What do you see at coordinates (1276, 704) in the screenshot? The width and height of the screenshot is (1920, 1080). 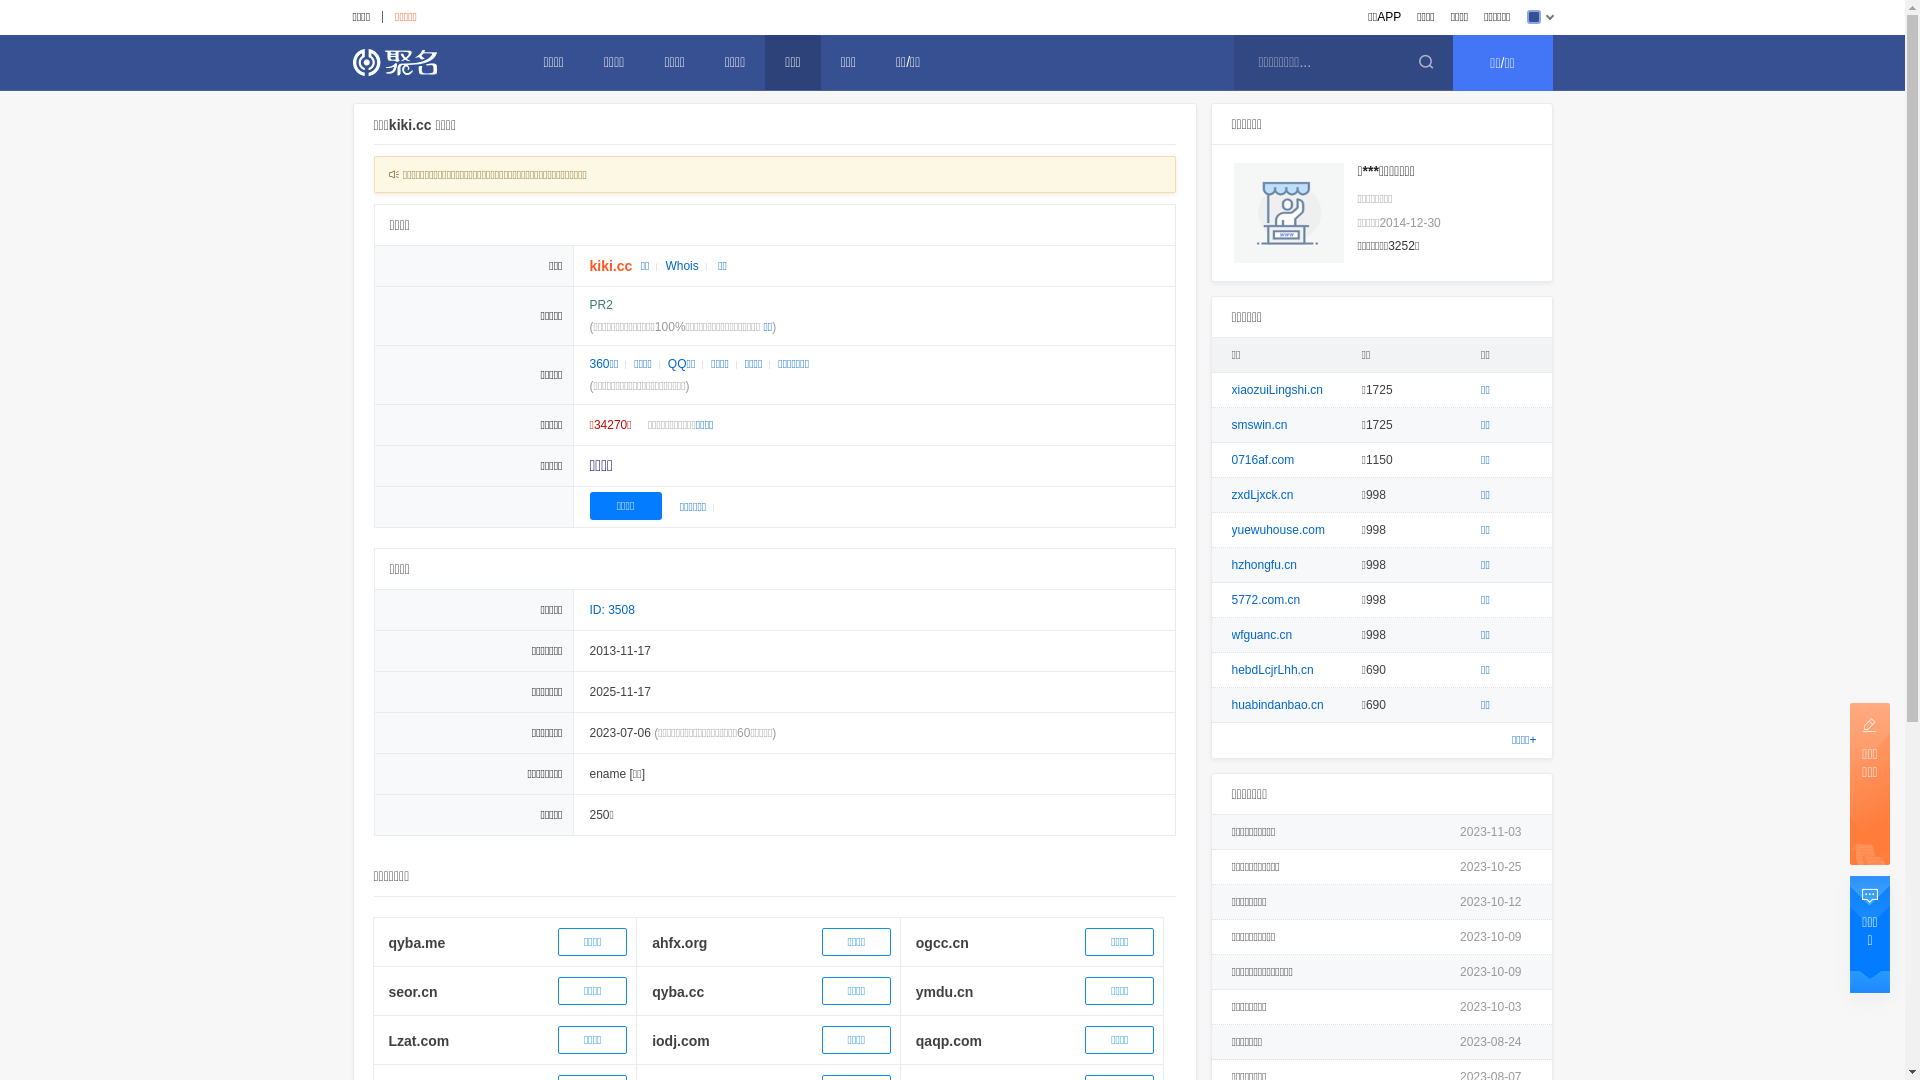 I see `'huabindanbao.cn'` at bounding box center [1276, 704].